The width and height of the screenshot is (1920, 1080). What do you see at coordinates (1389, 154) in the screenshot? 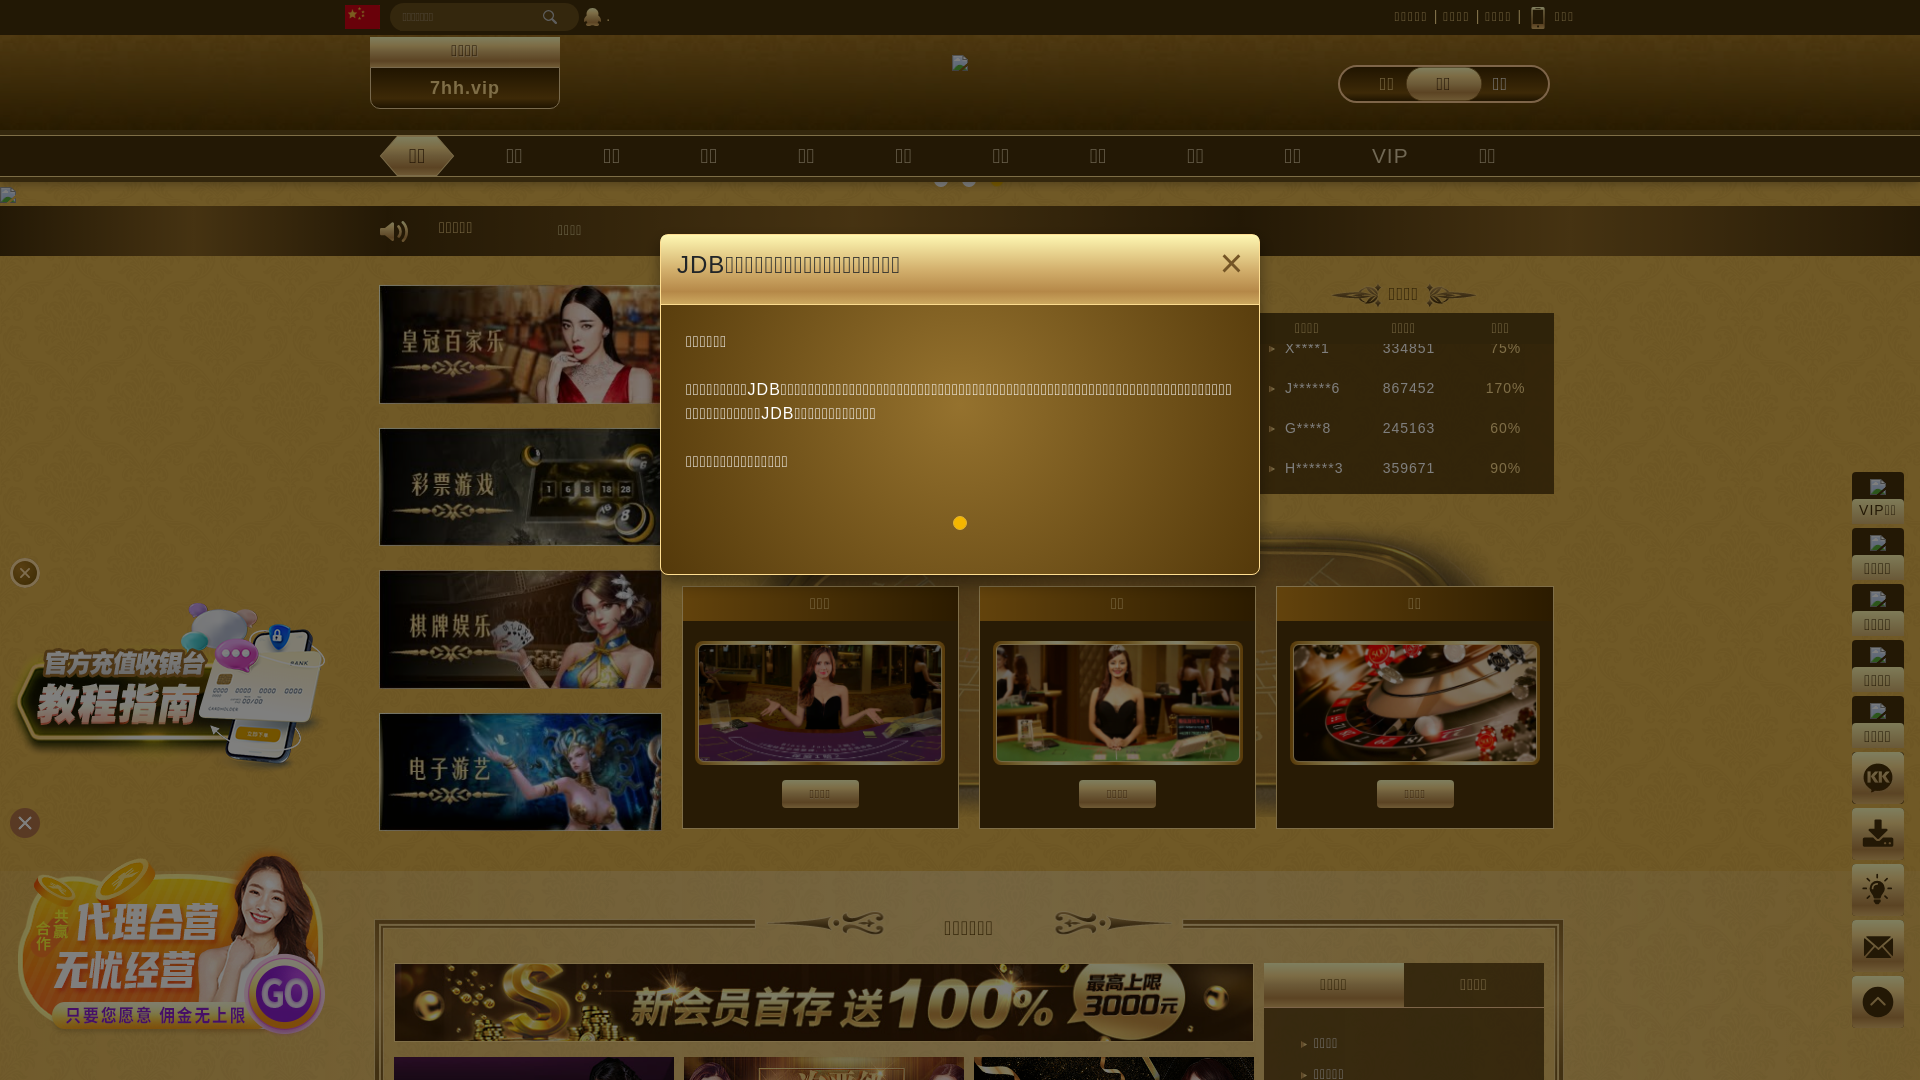
I see `'VIP'` at bounding box center [1389, 154].